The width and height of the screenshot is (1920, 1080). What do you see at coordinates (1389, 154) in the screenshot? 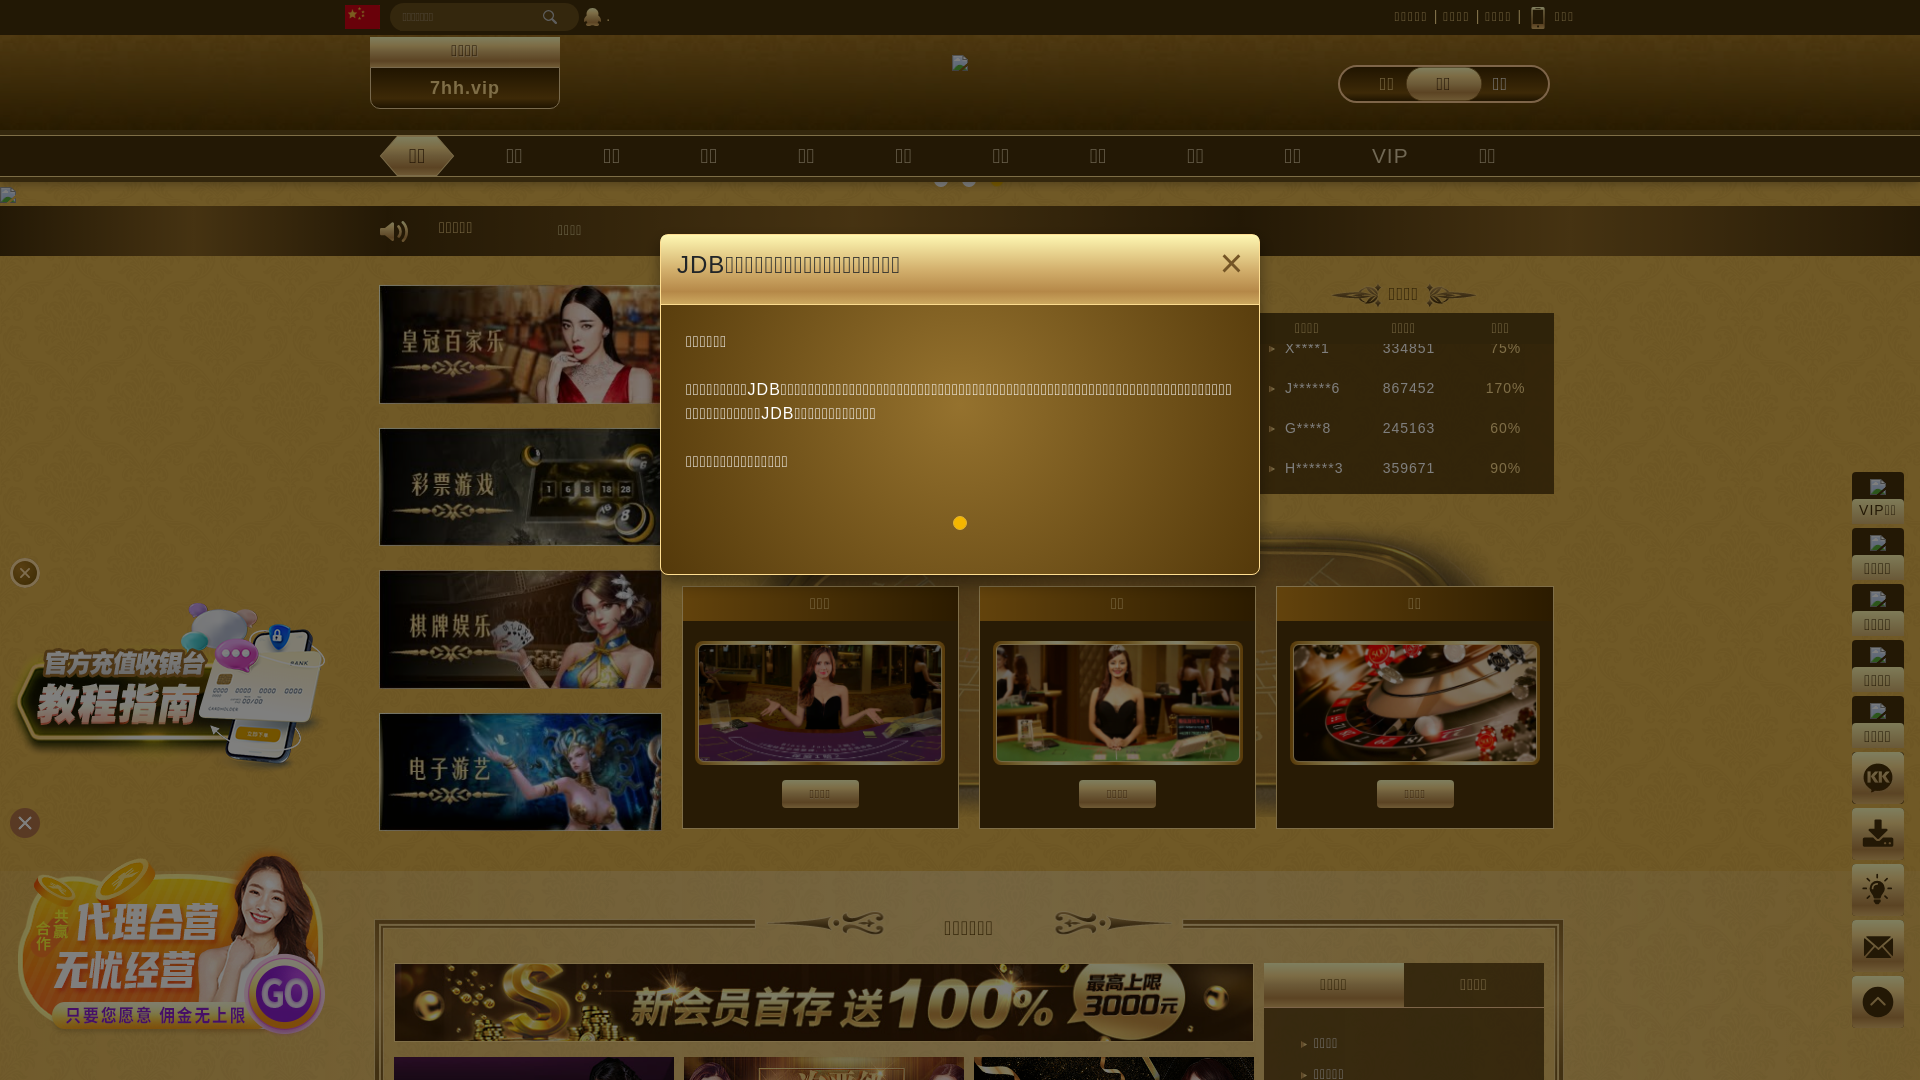
I see `'VIP'` at bounding box center [1389, 154].